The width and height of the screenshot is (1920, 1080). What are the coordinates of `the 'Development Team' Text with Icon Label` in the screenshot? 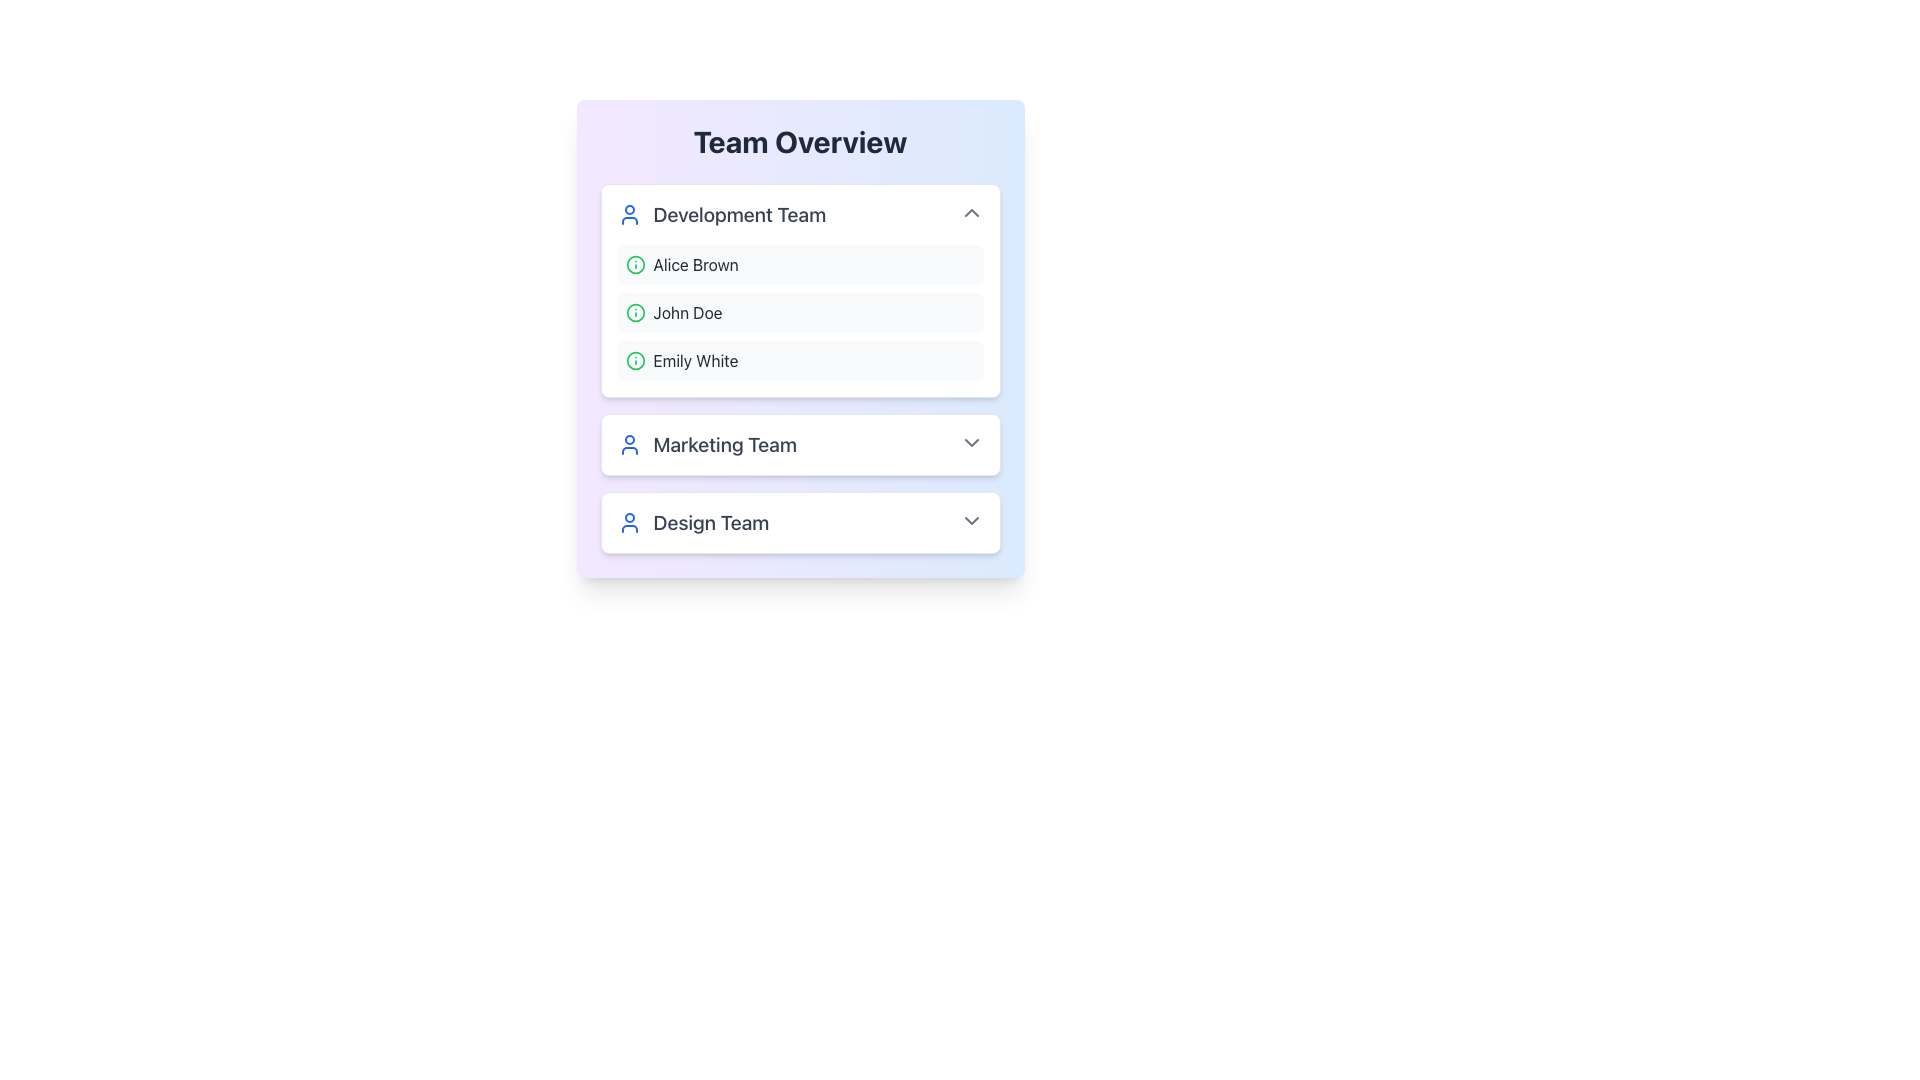 It's located at (720, 215).